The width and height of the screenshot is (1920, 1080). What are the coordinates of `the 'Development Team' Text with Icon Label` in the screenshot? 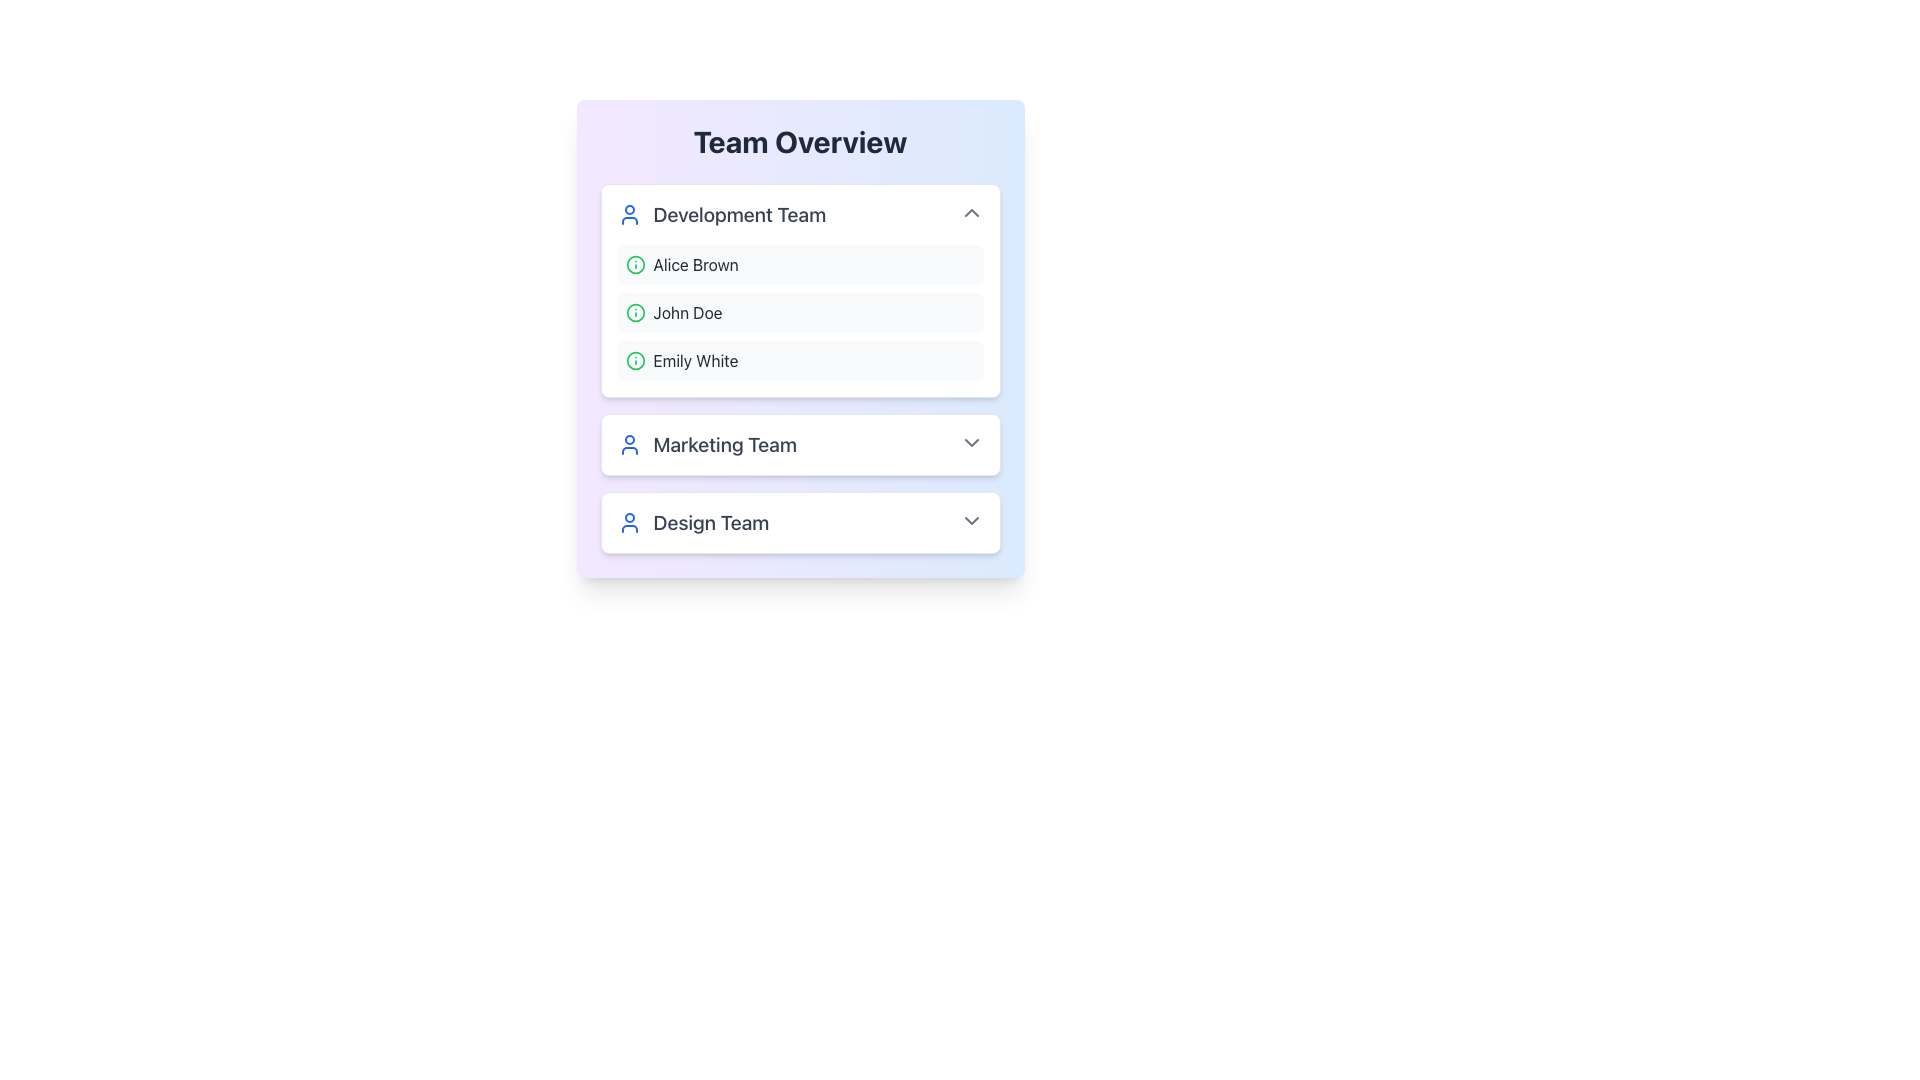 It's located at (720, 215).